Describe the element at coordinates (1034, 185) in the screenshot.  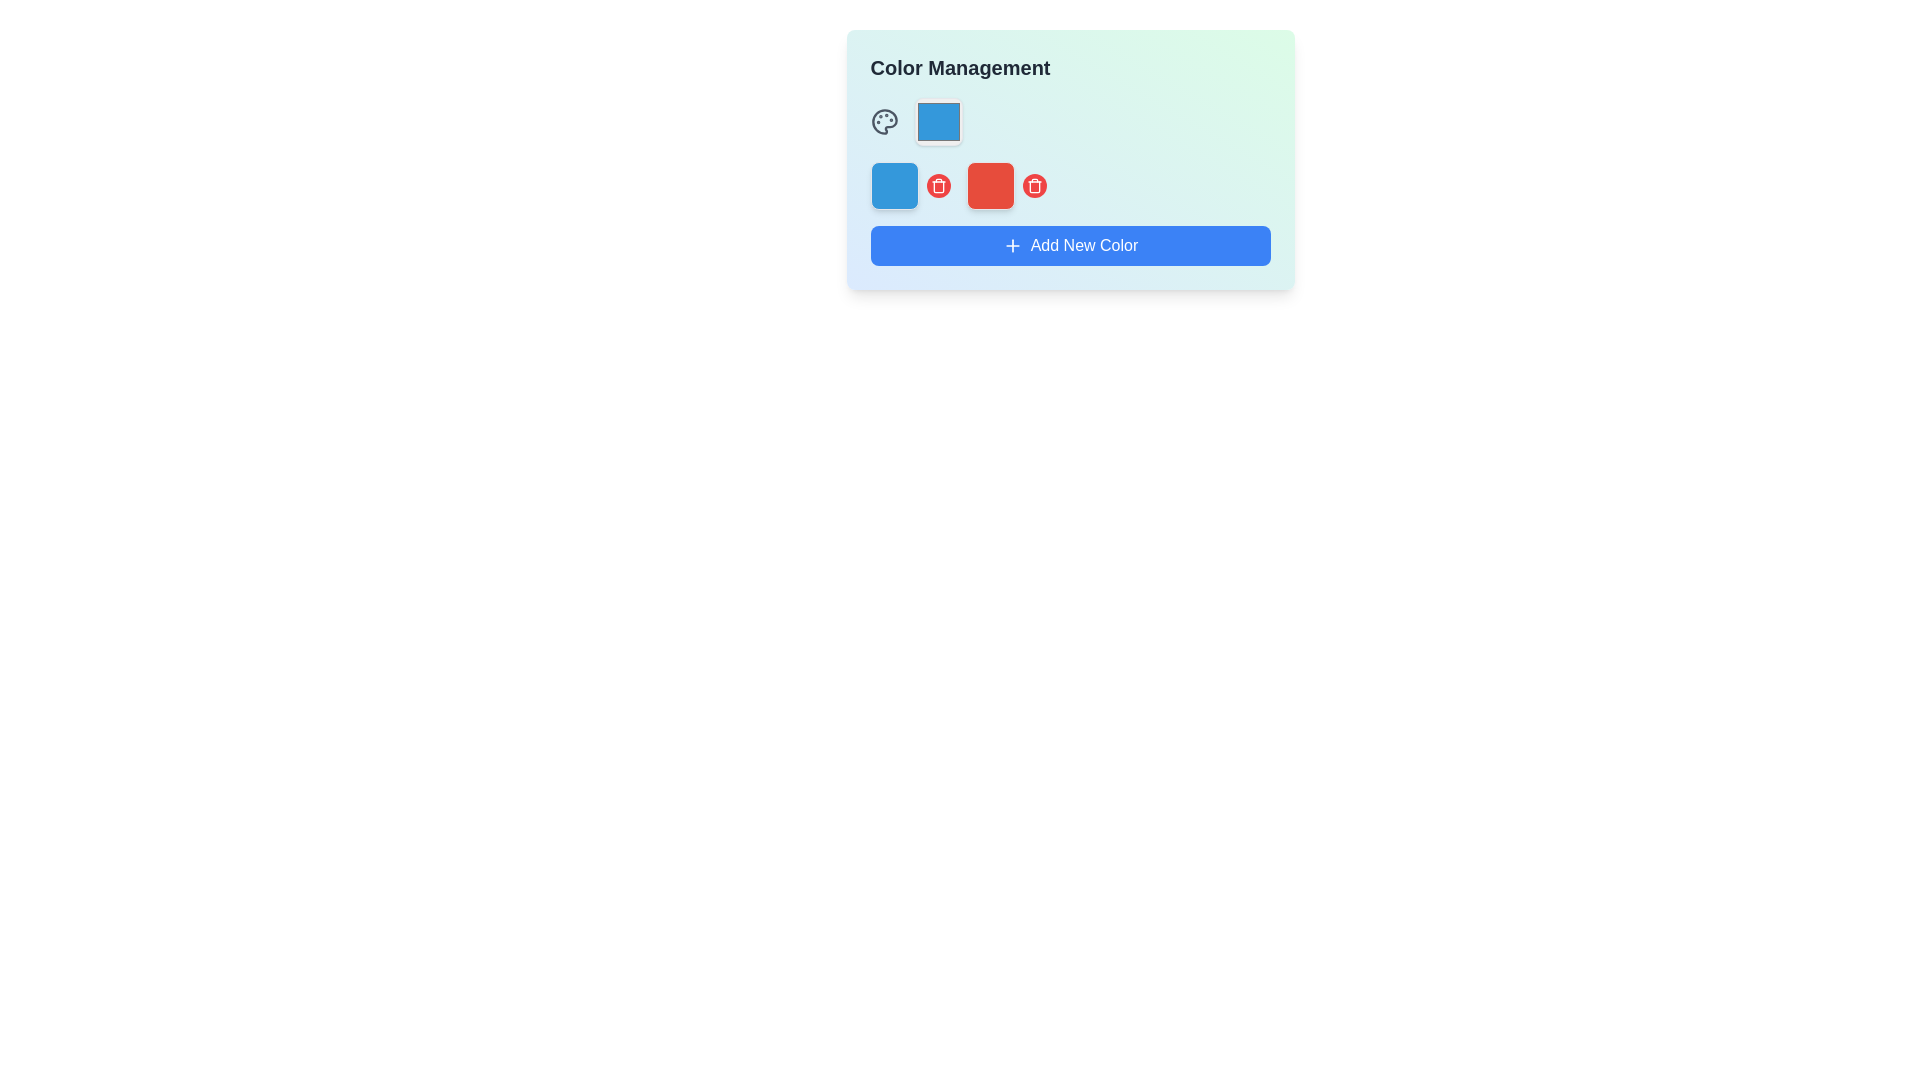
I see `the circular button with a red background and trash icon, located` at that location.